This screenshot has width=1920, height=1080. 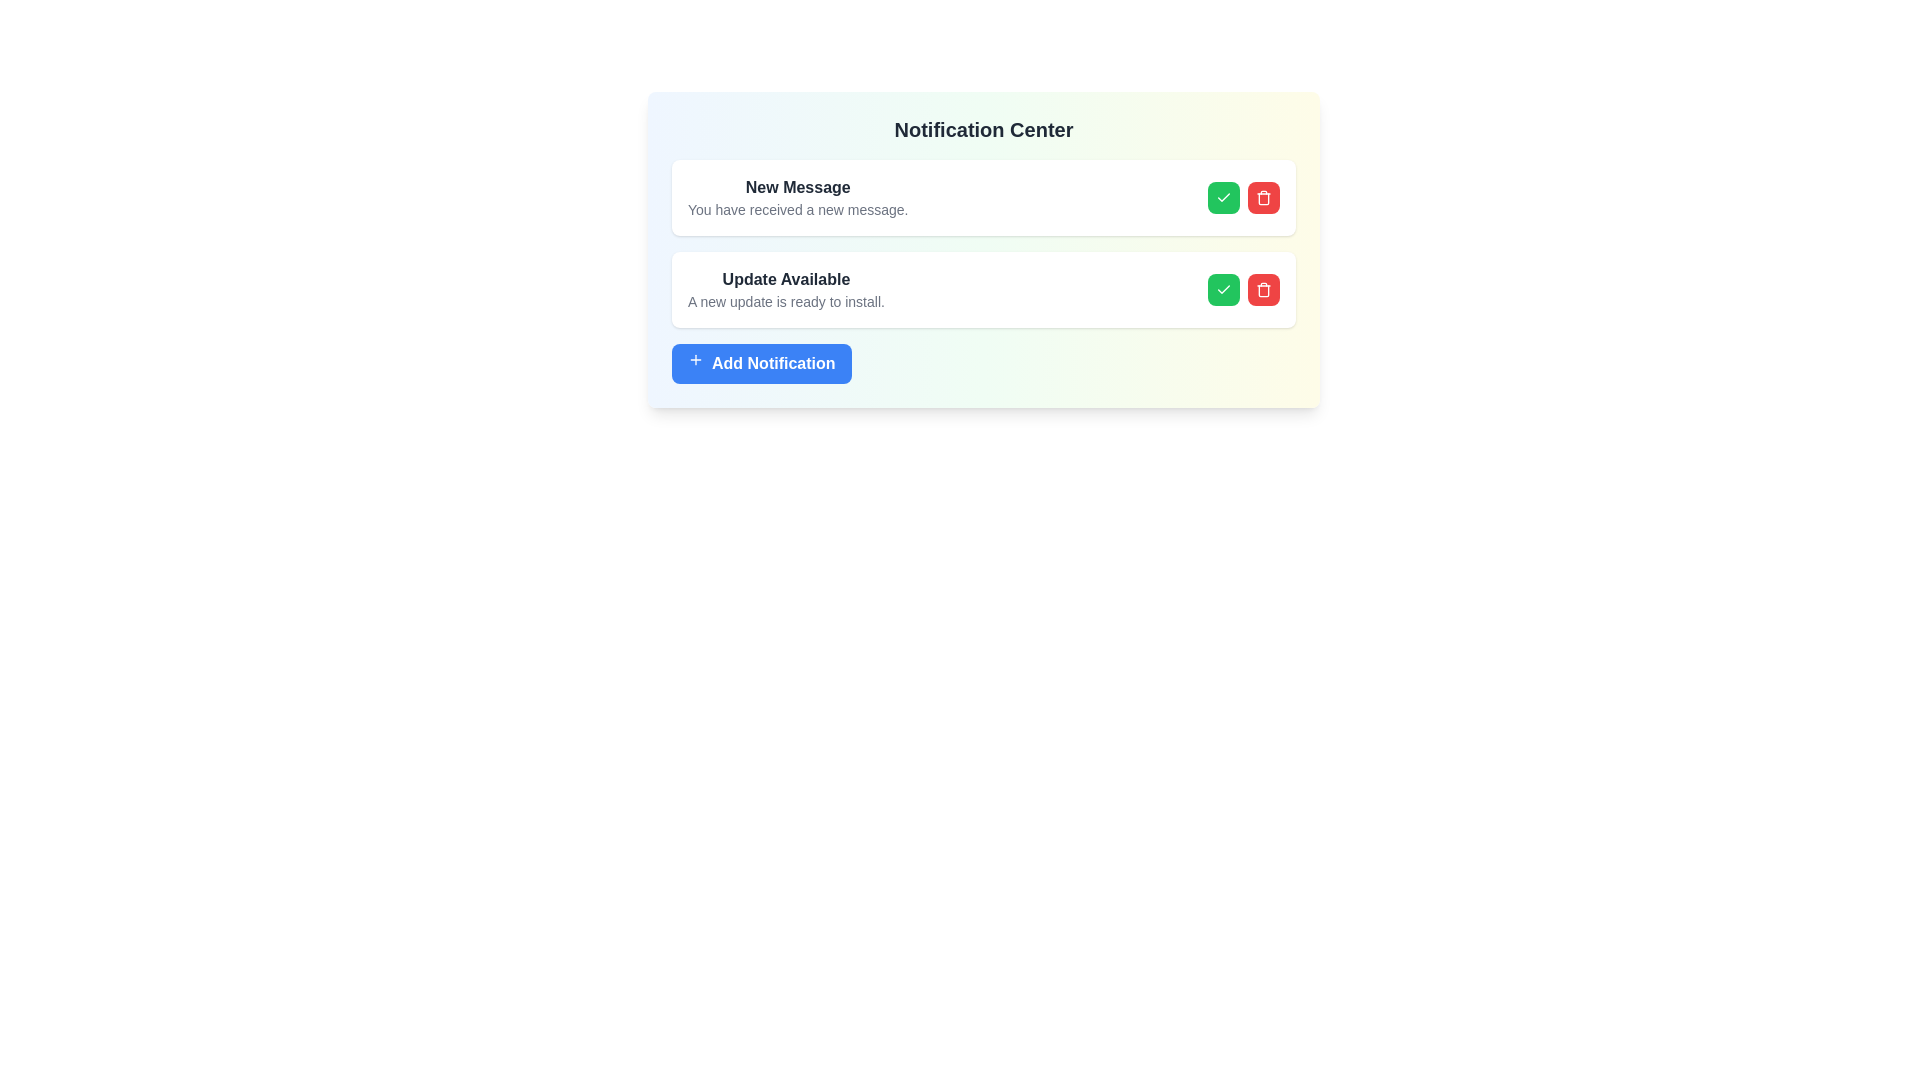 I want to click on the descriptive text element located beneath the 'New Message' heading within the notification card at the top of the Notification Center, so click(x=797, y=209).